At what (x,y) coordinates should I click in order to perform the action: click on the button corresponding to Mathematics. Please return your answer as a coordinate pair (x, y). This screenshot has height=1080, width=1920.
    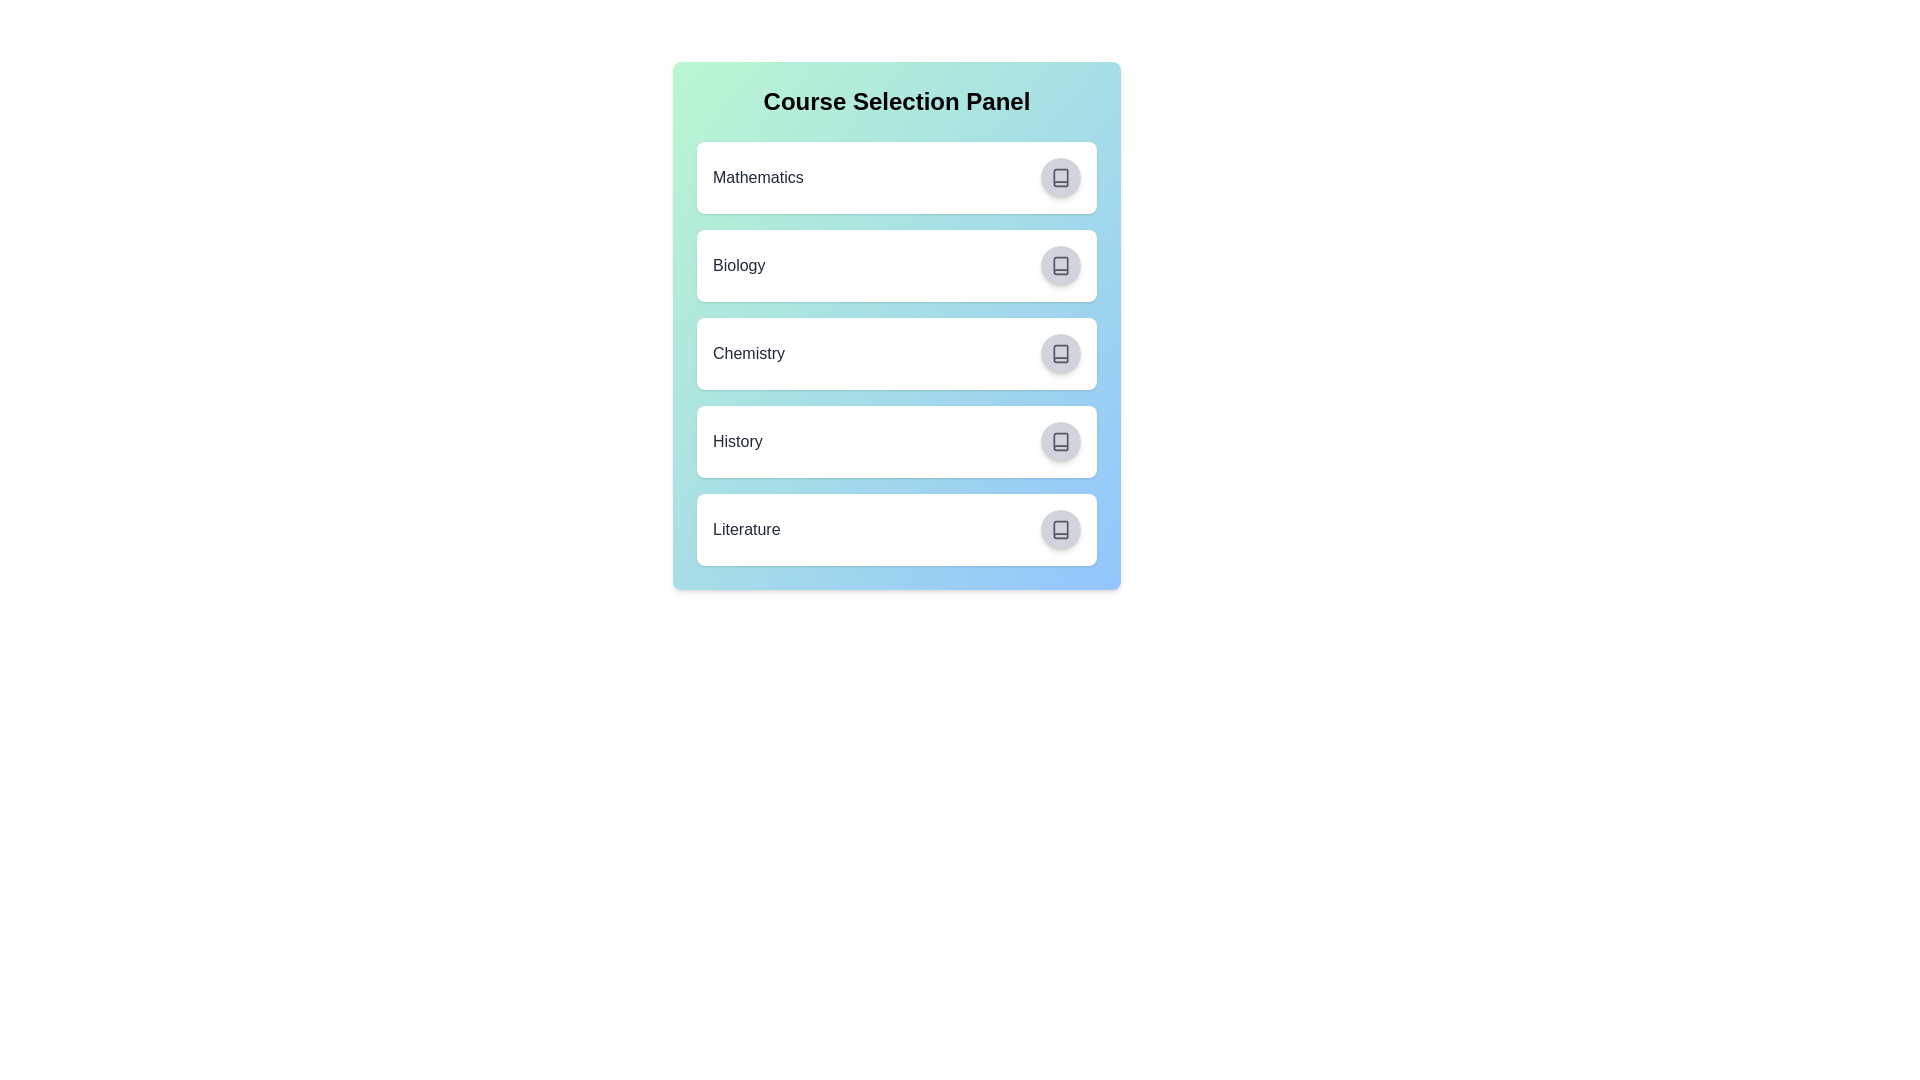
    Looking at the image, I should click on (1059, 176).